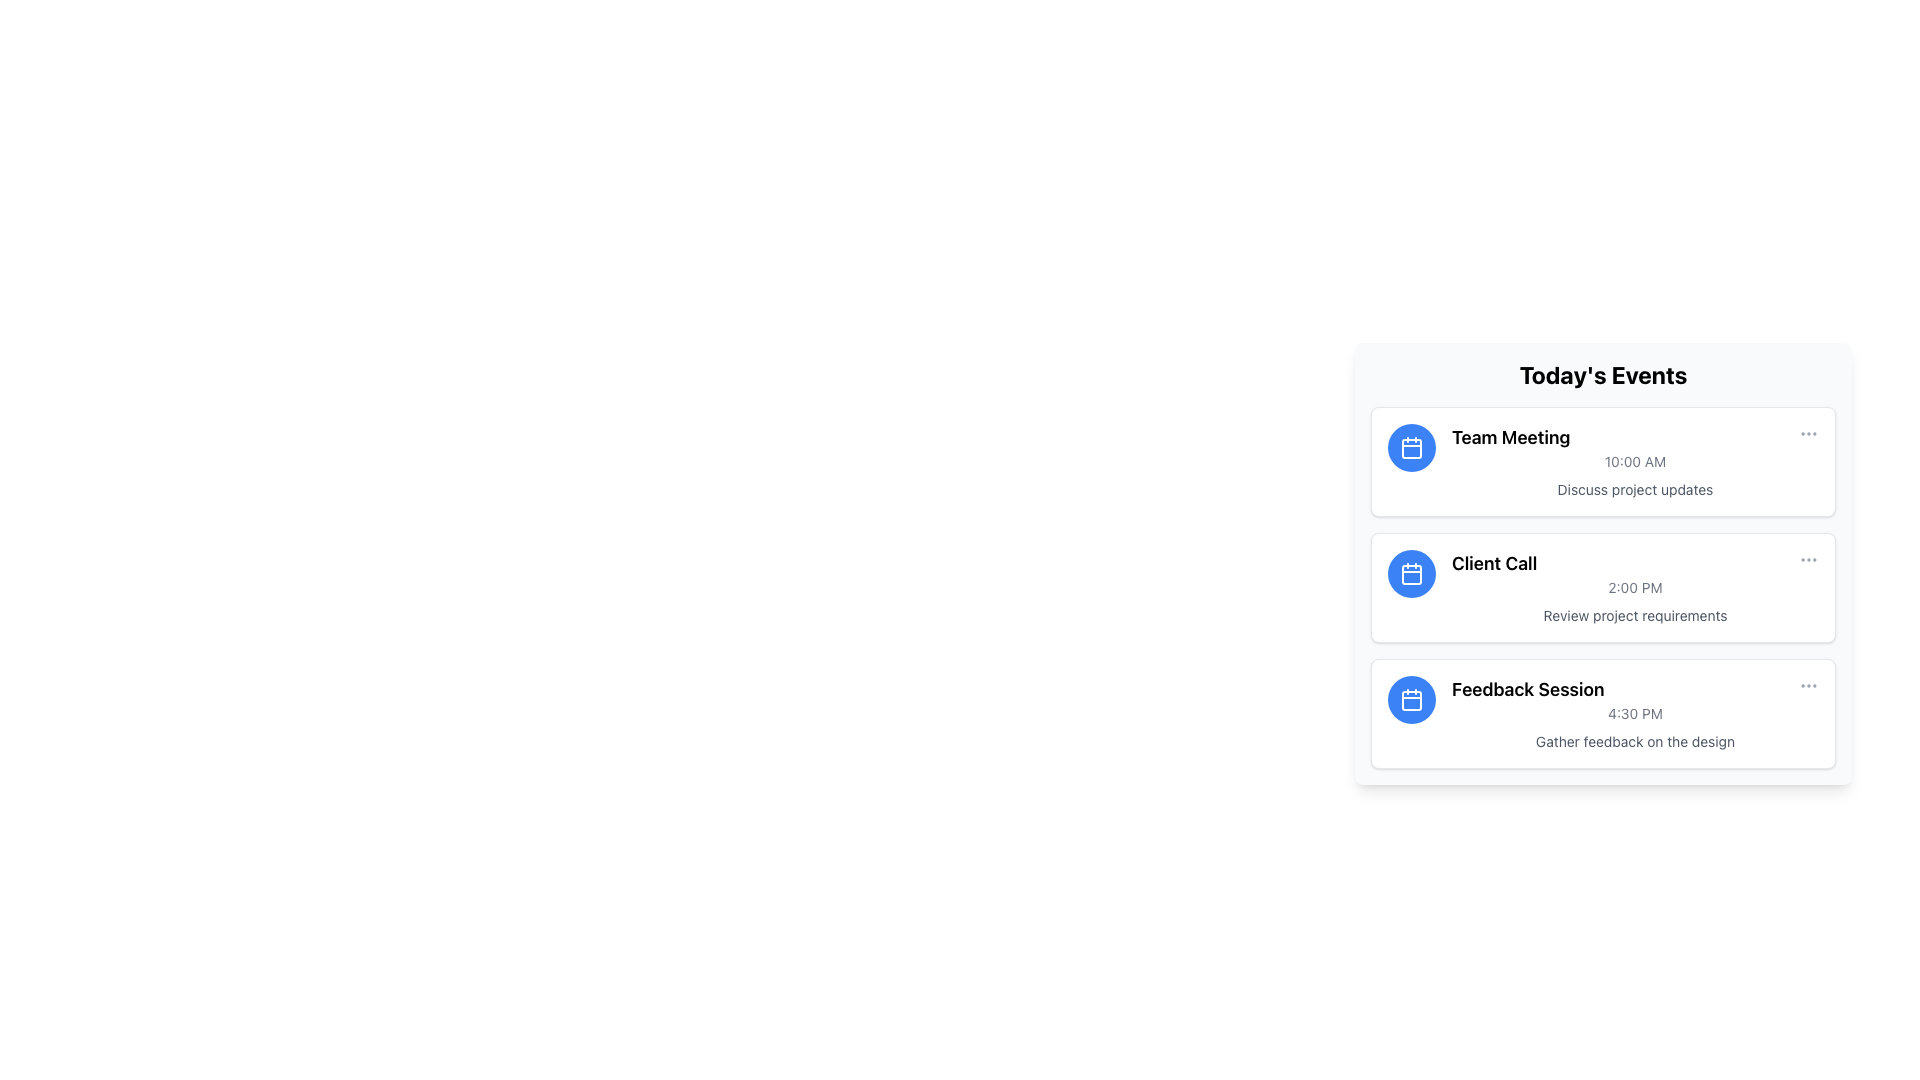 The image size is (1920, 1080). Describe the element at coordinates (1511, 437) in the screenshot. I see `the bold text label displaying 'Team Meeting' located in the top-left region of the first event card under 'Today's Events'` at that location.